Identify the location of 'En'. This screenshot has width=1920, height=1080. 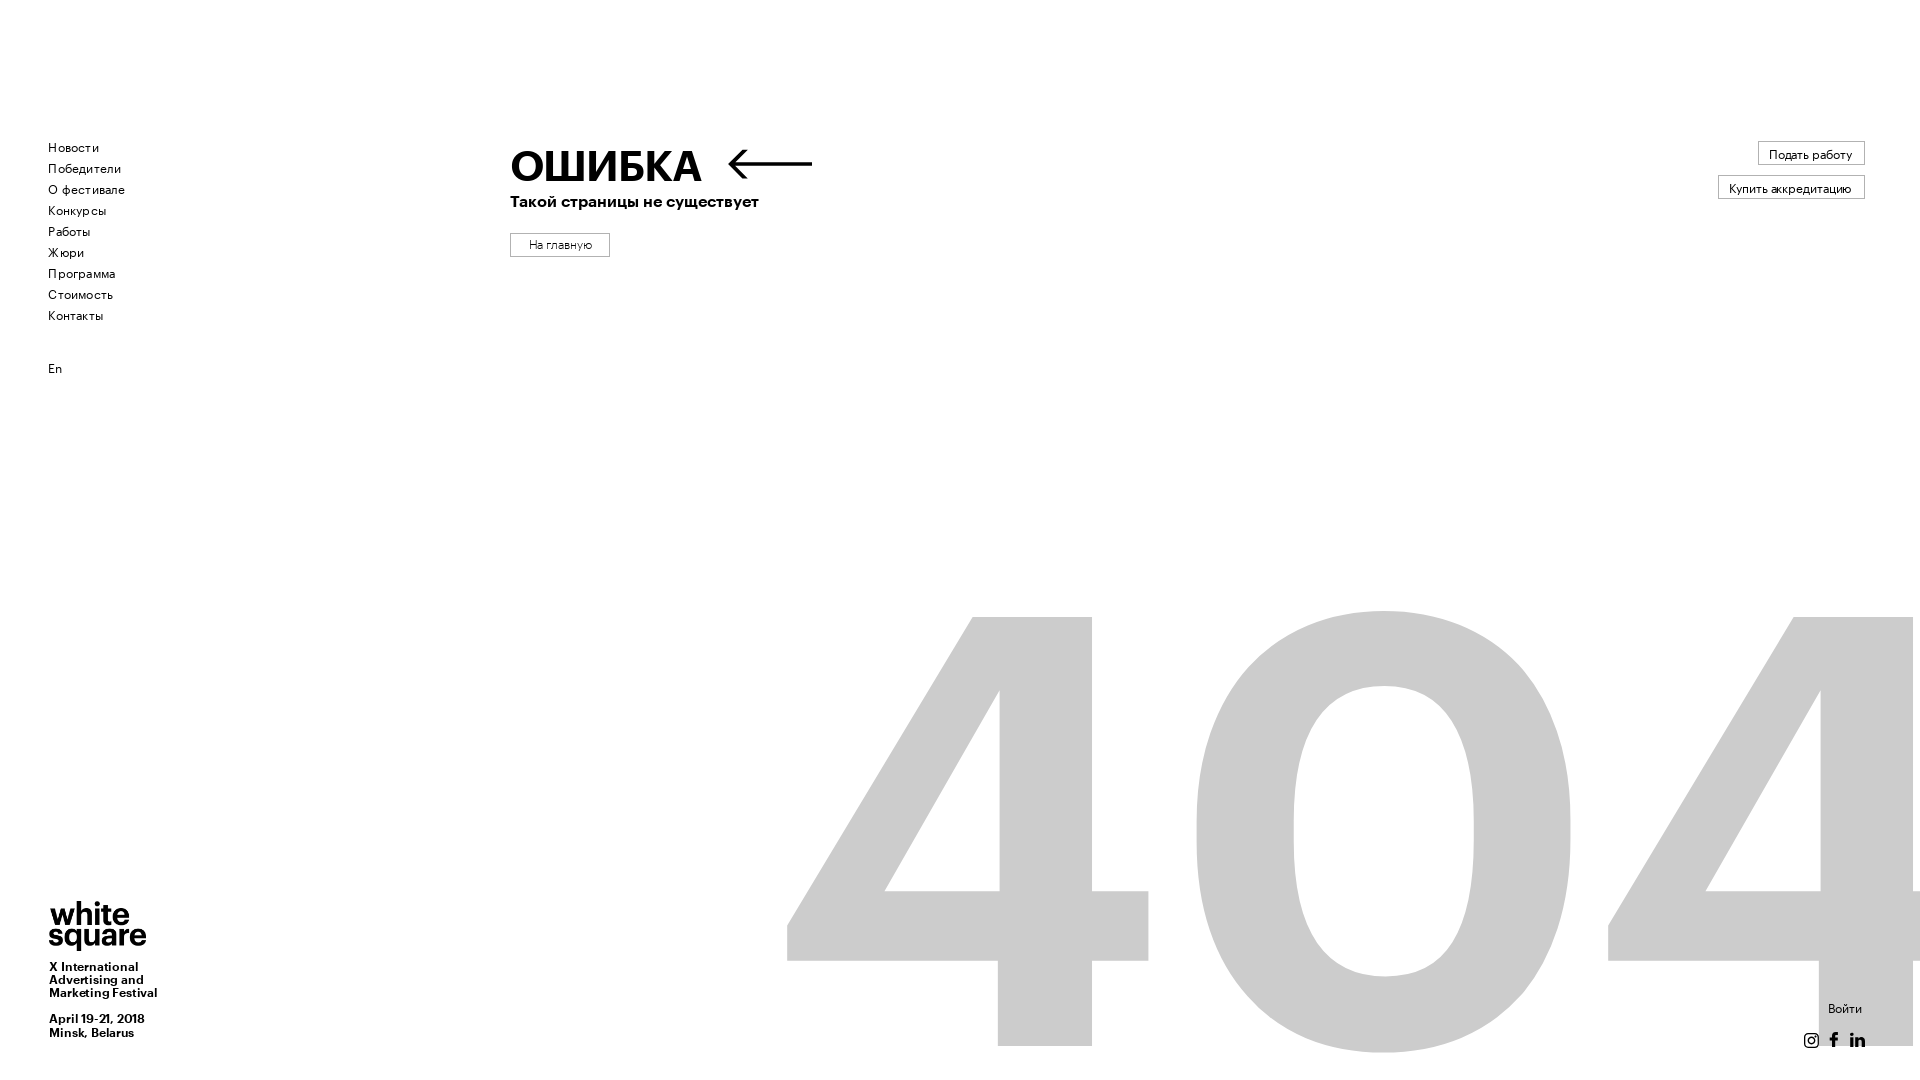
(54, 366).